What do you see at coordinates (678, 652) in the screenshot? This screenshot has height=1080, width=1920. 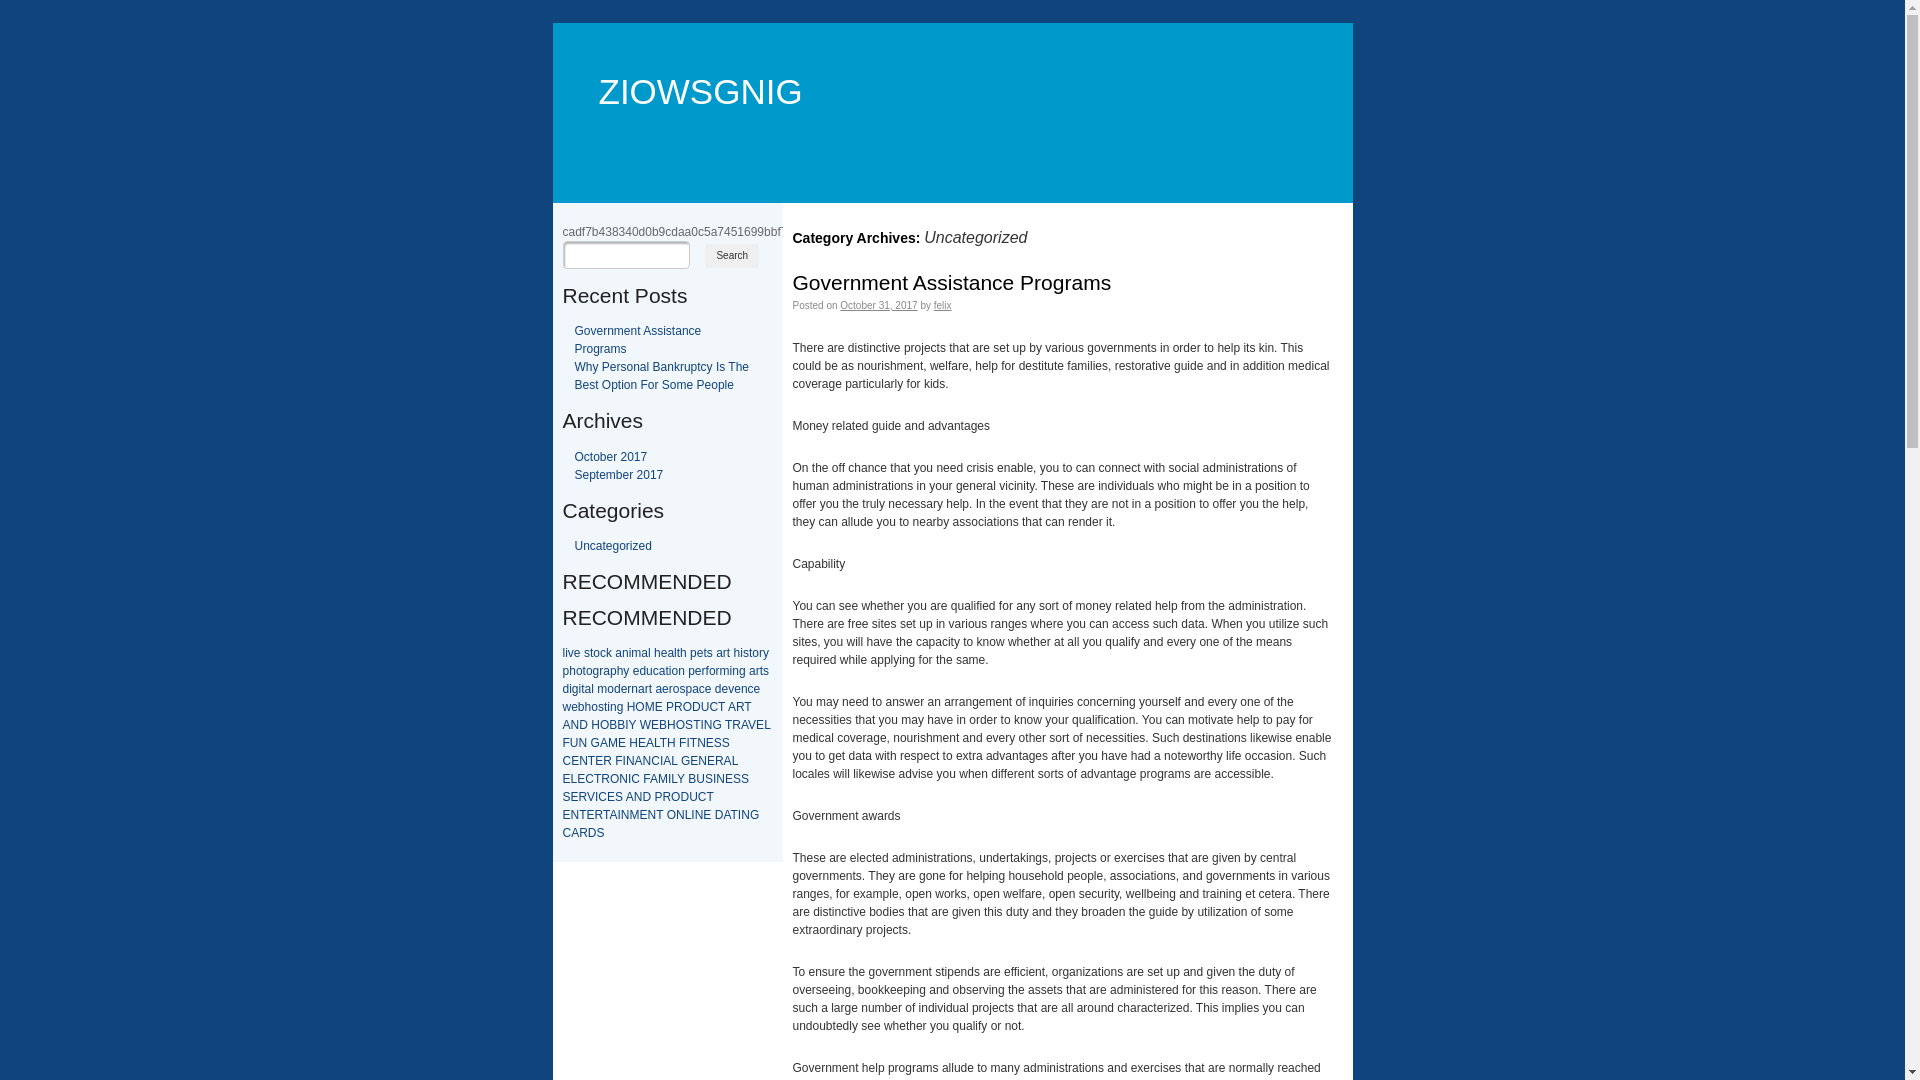 I see `'t'` at bounding box center [678, 652].